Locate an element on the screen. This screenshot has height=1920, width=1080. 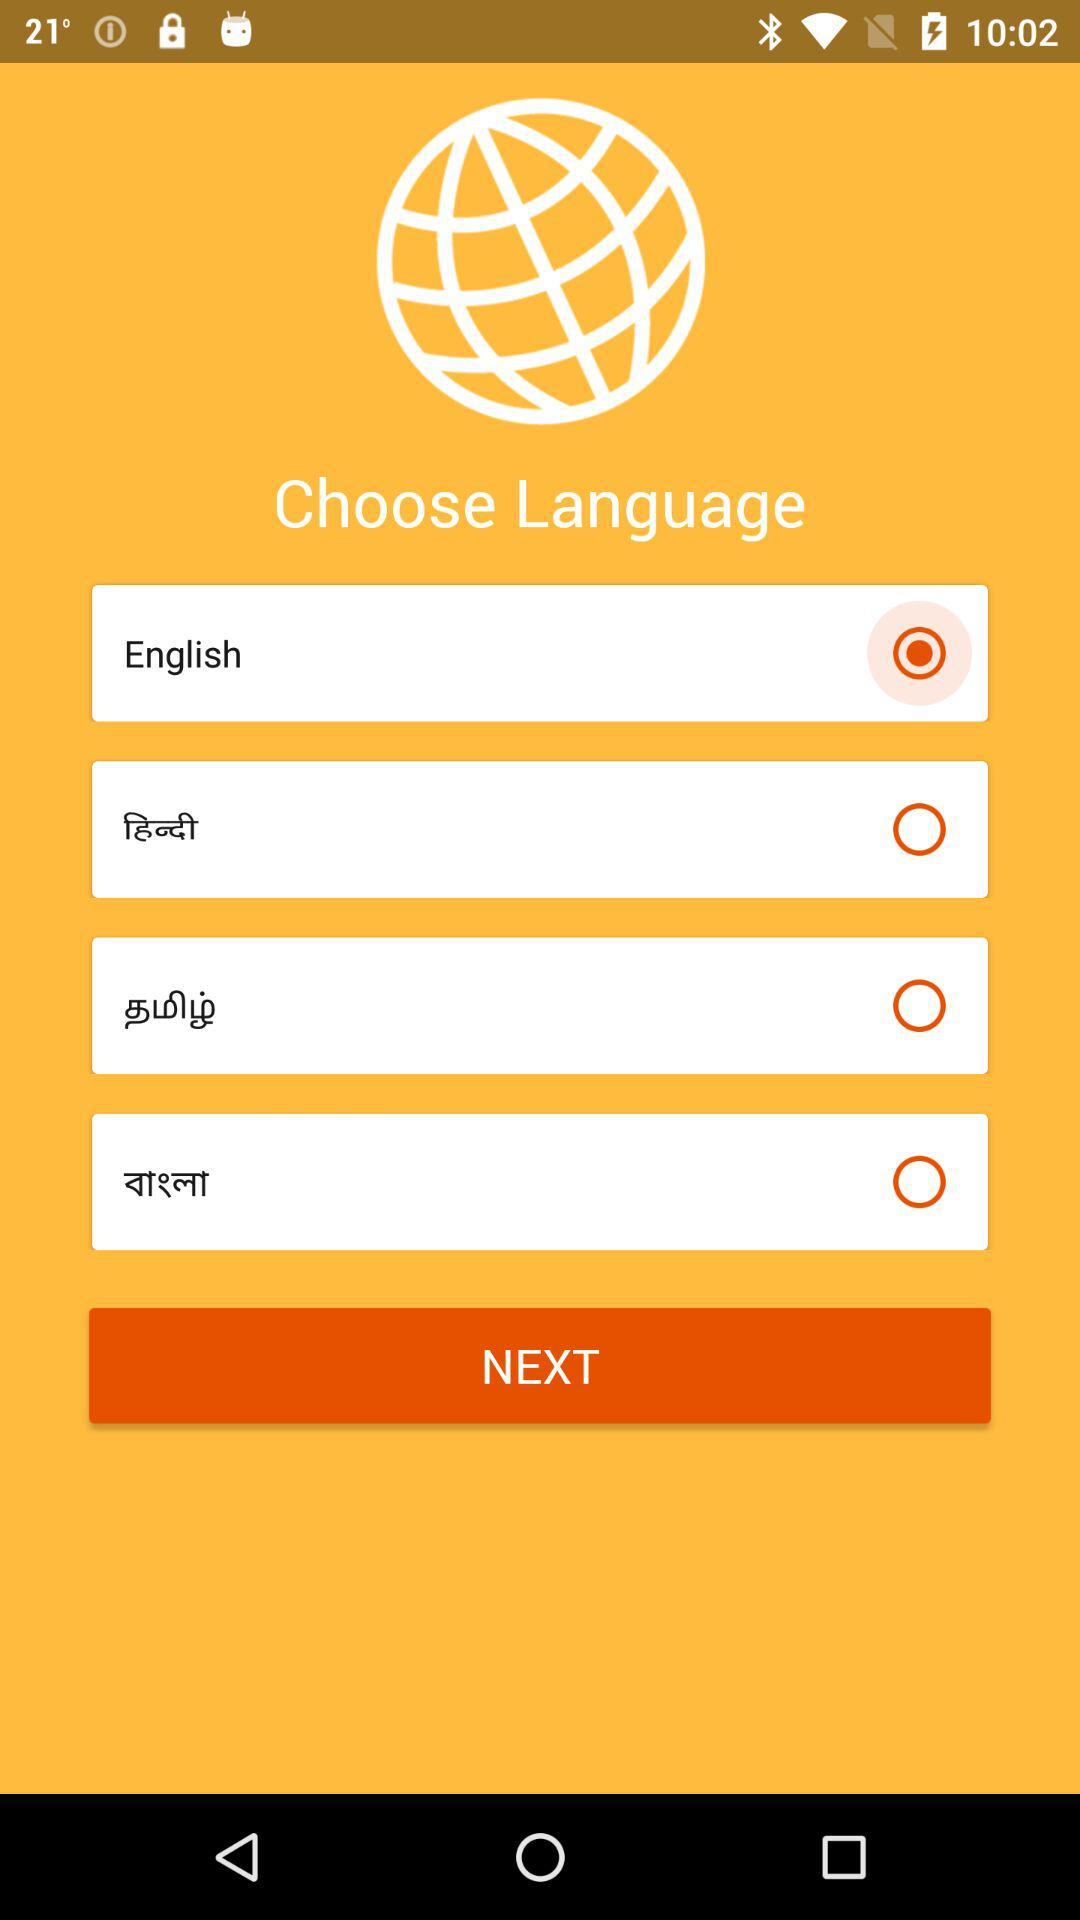
preferred language is located at coordinates (919, 829).